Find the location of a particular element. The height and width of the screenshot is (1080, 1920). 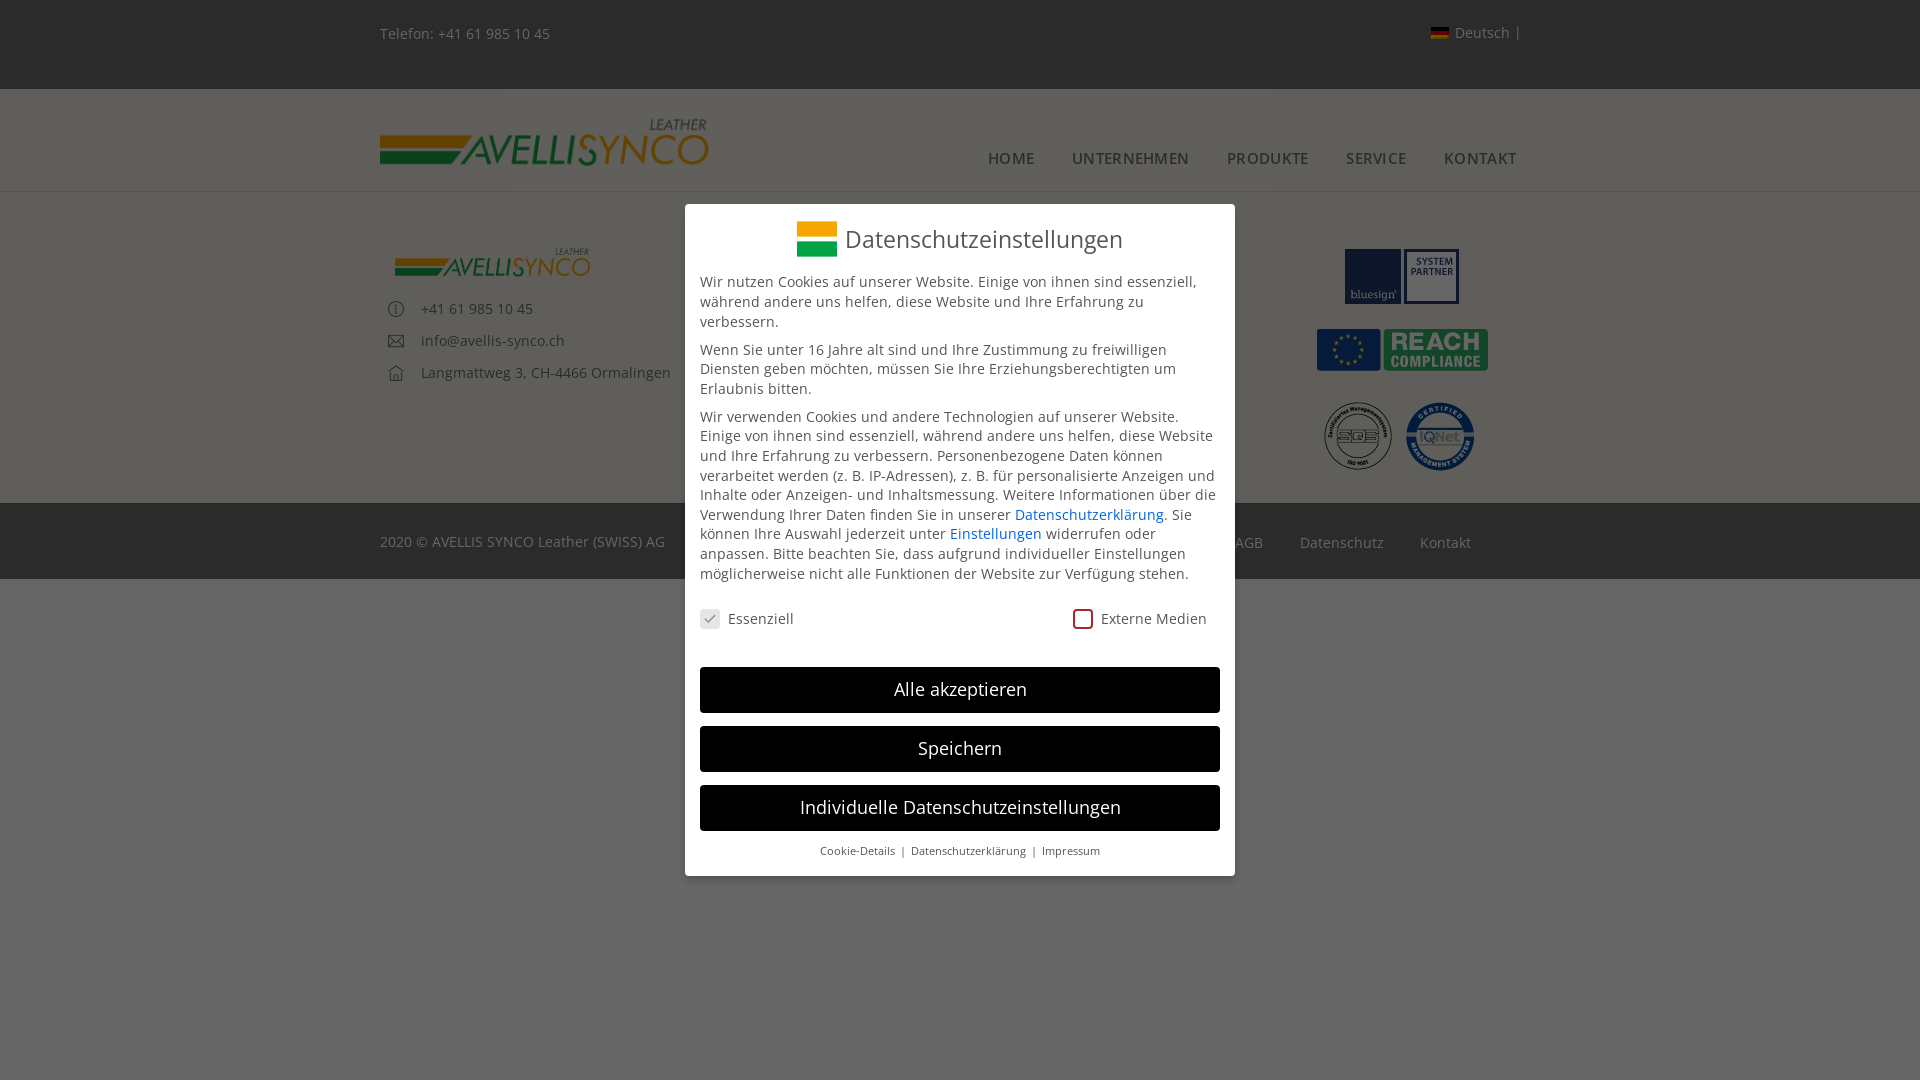

'Speichern' is located at coordinates (960, 748).